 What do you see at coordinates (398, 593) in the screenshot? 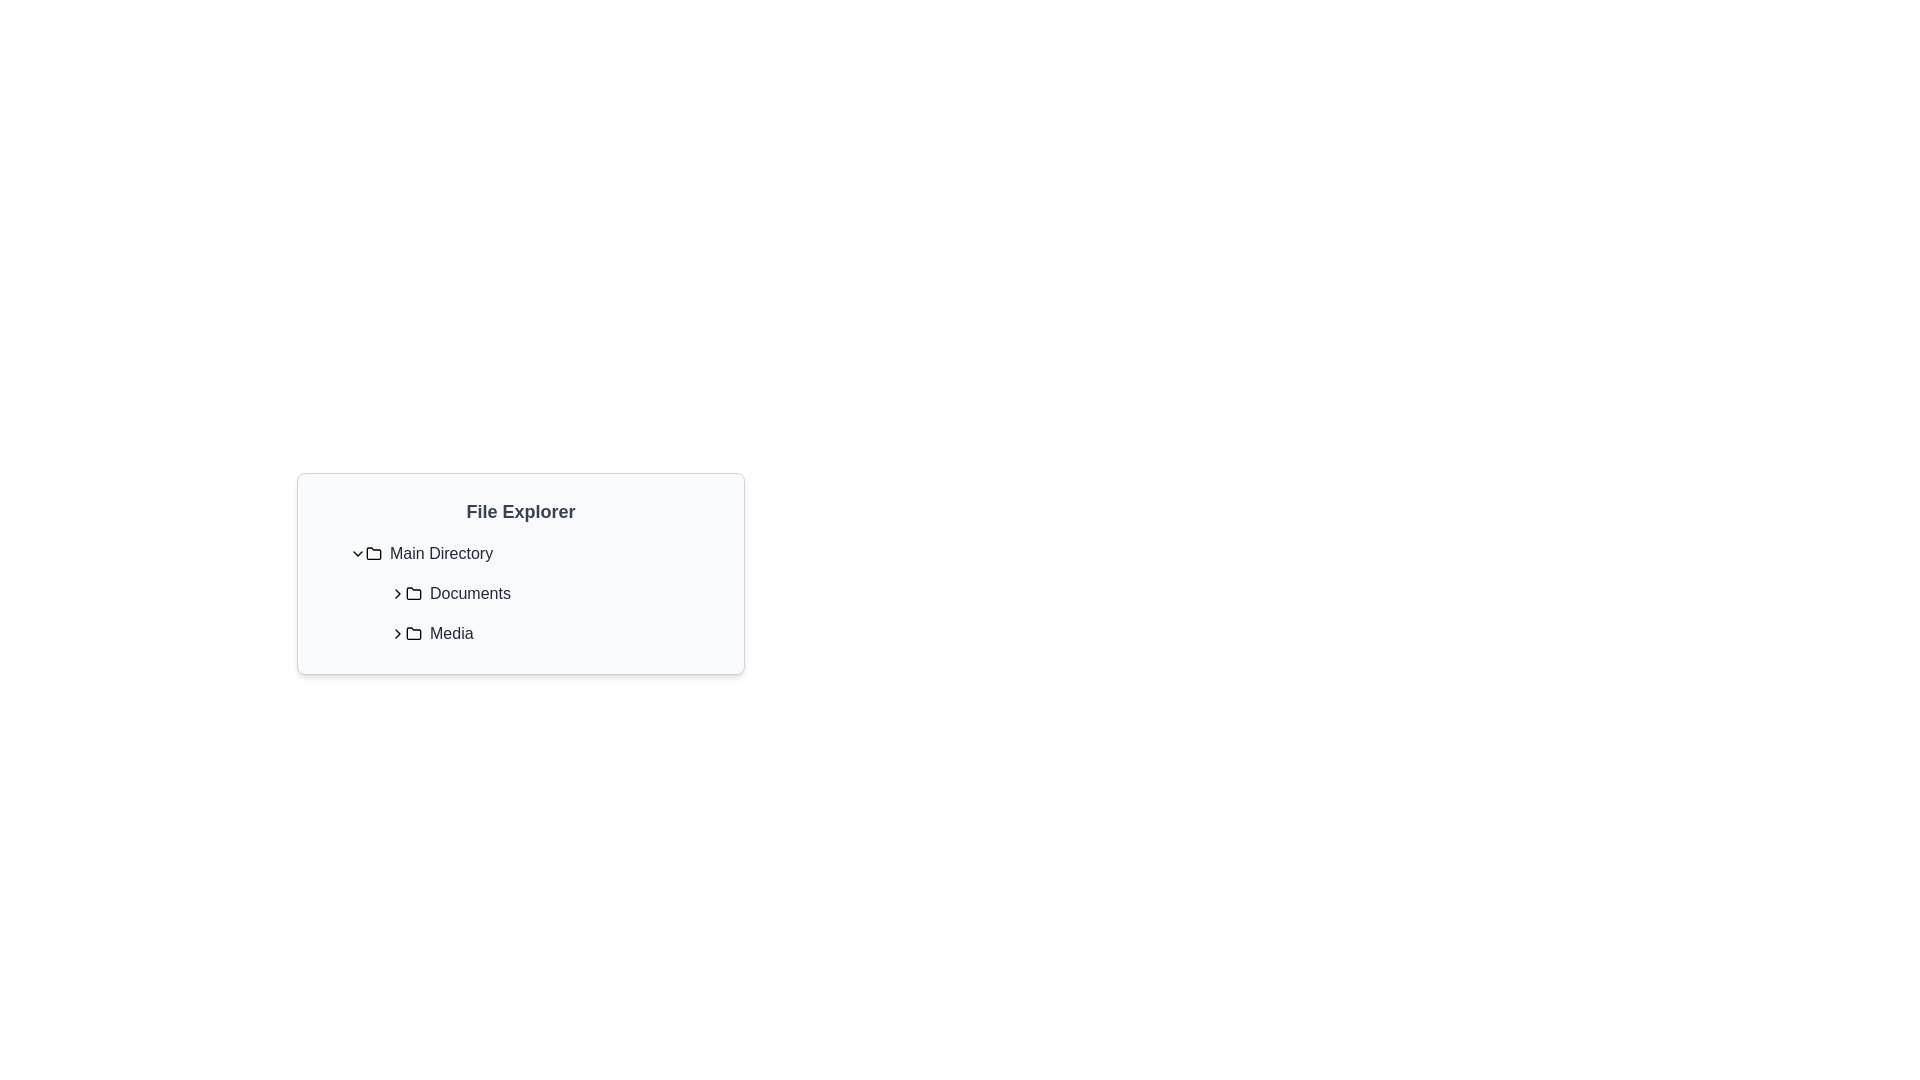
I see `the Chevron icon located at the leftmost position of the list item` at bounding box center [398, 593].